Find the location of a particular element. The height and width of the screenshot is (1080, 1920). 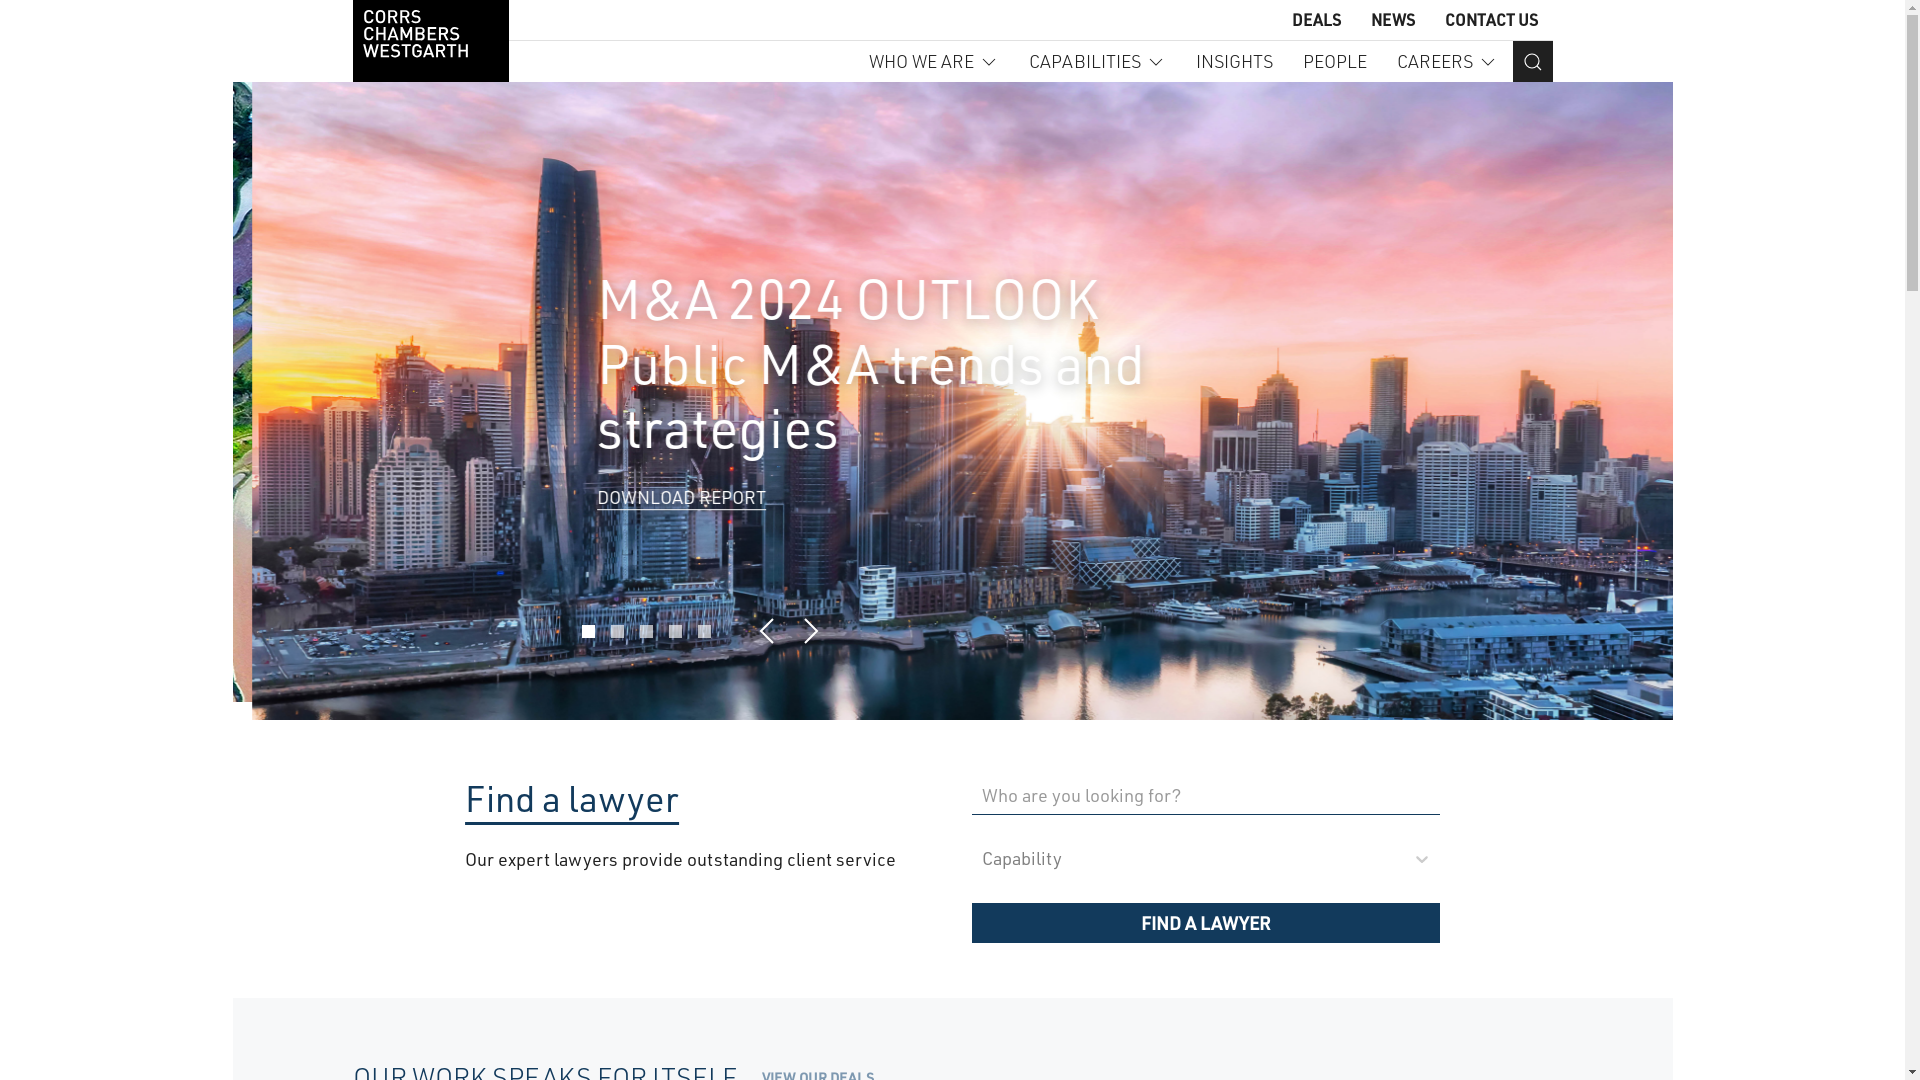

'NEWS' is located at coordinates (1368, 19).